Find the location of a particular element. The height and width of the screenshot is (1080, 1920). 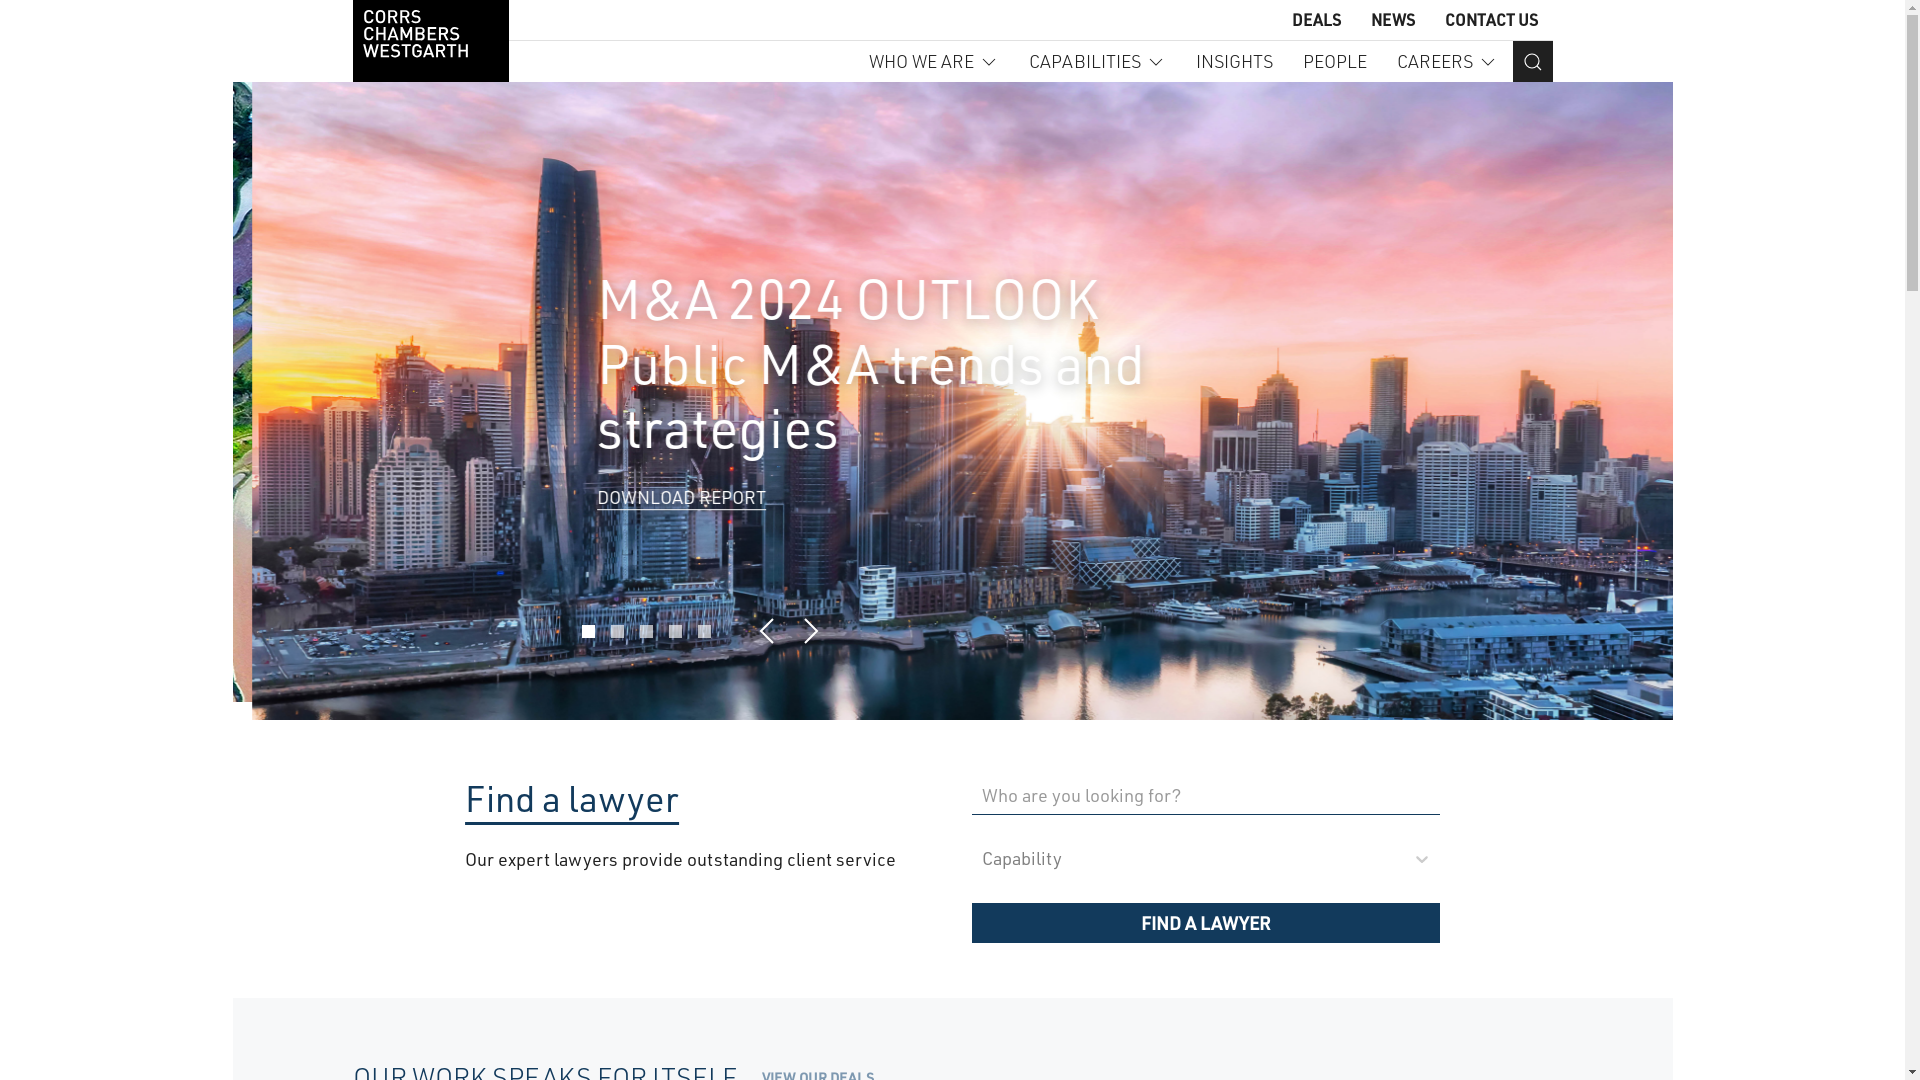

'NEWS' is located at coordinates (1368, 19).